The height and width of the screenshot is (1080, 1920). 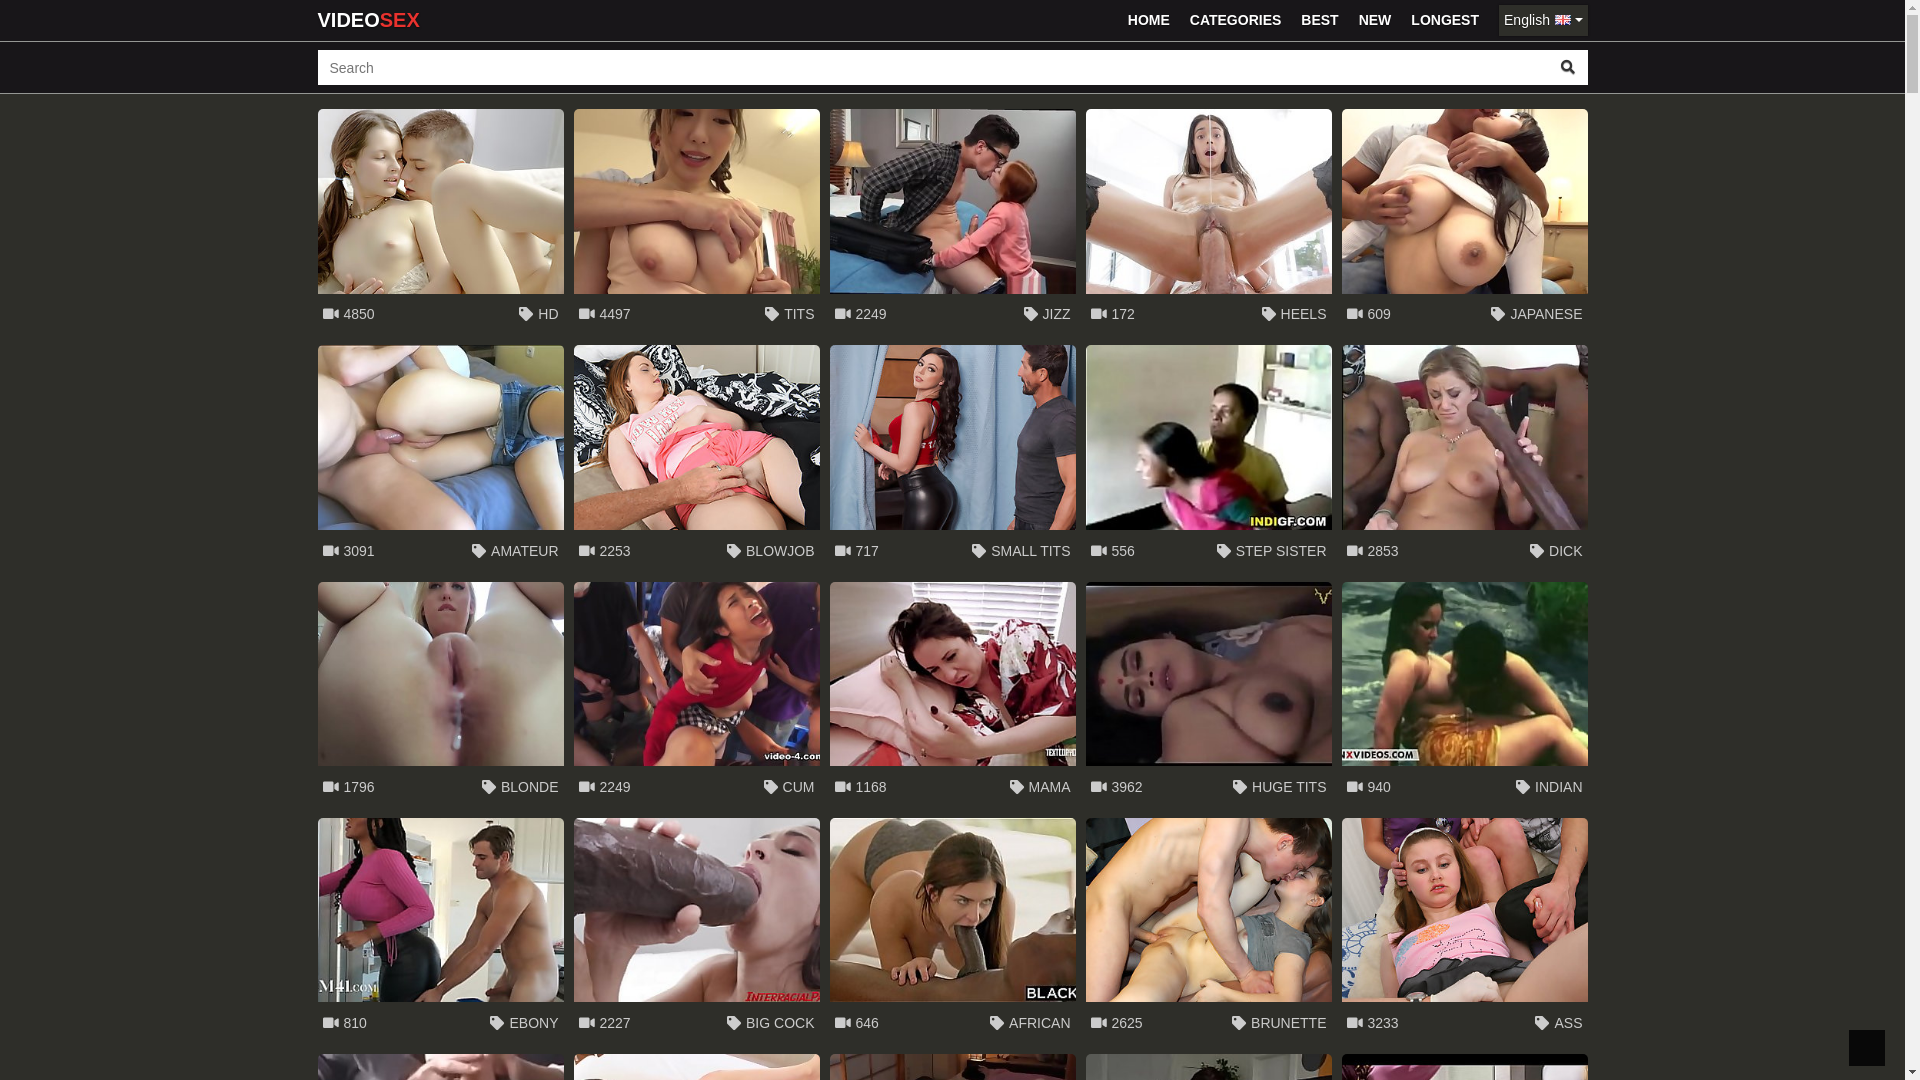 What do you see at coordinates (1464, 693) in the screenshot?
I see `'940` at bounding box center [1464, 693].